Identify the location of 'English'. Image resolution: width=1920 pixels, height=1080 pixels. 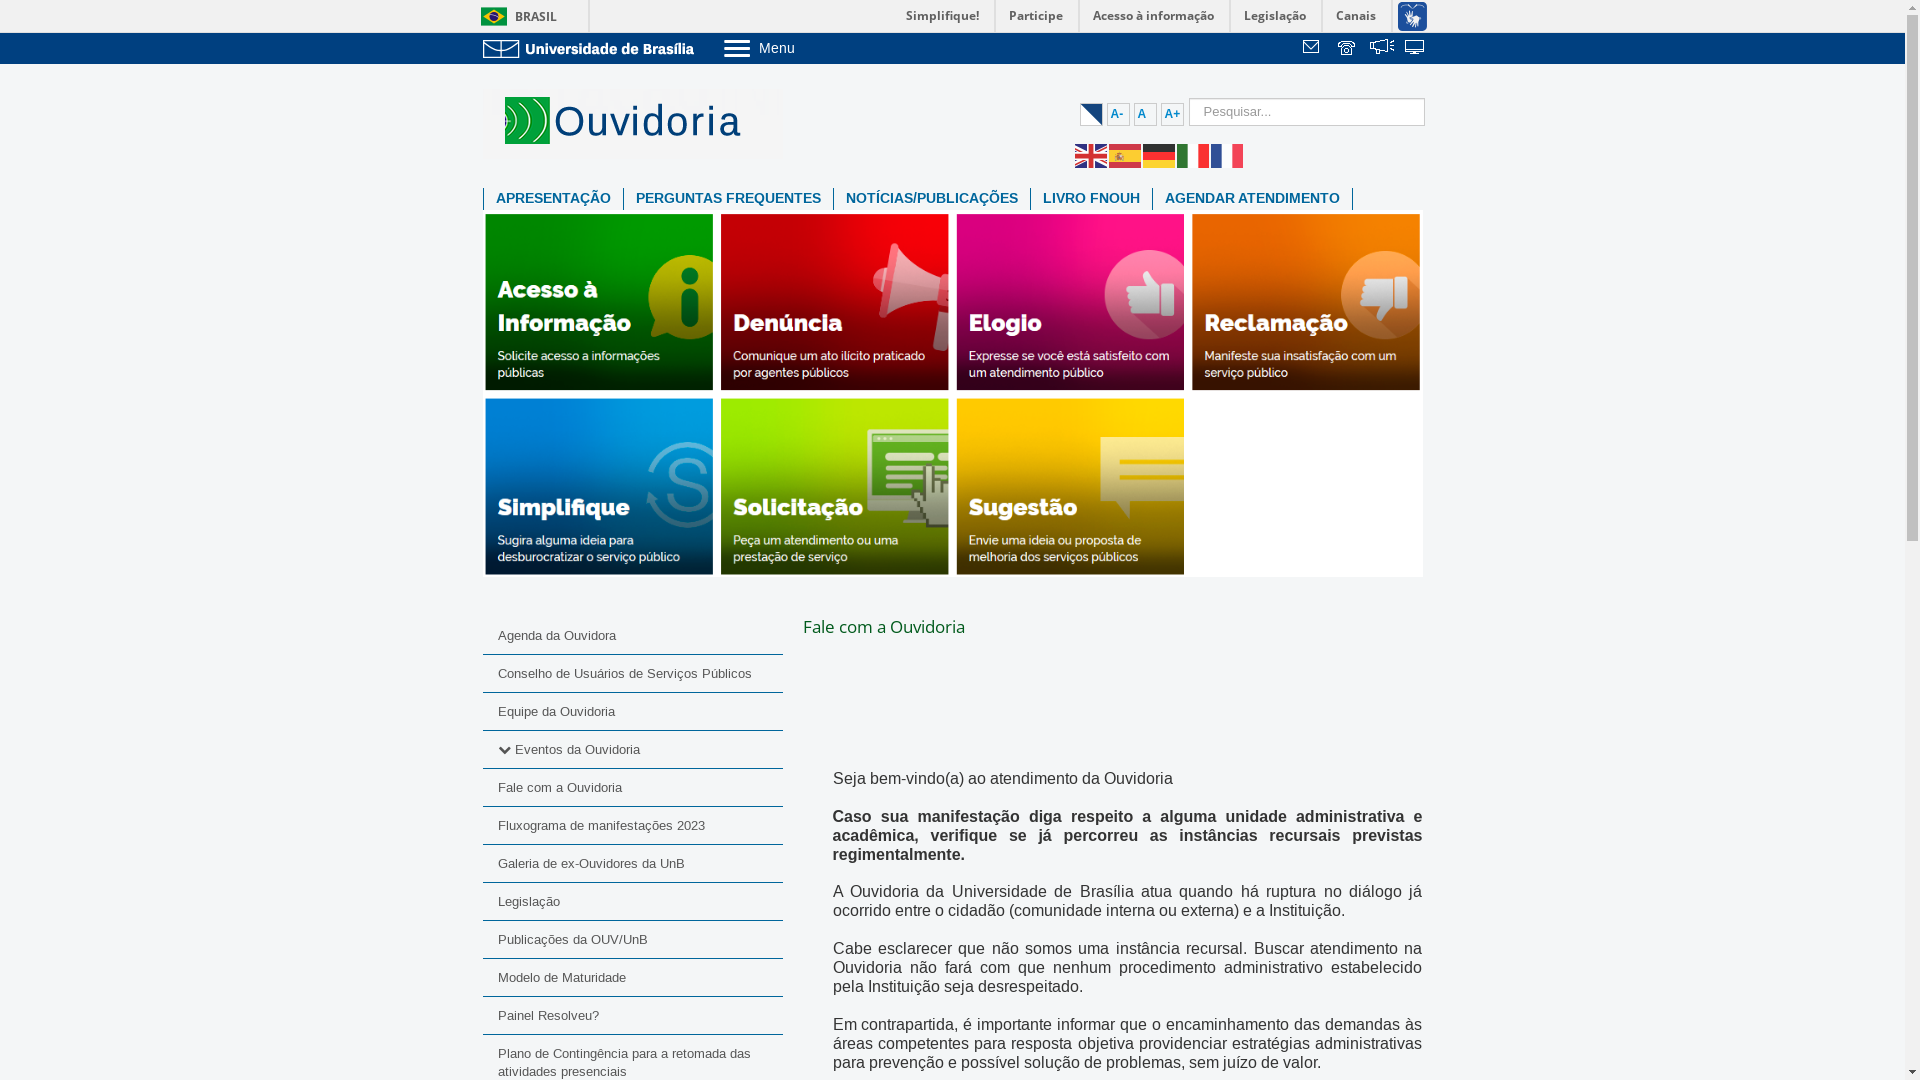
(1089, 153).